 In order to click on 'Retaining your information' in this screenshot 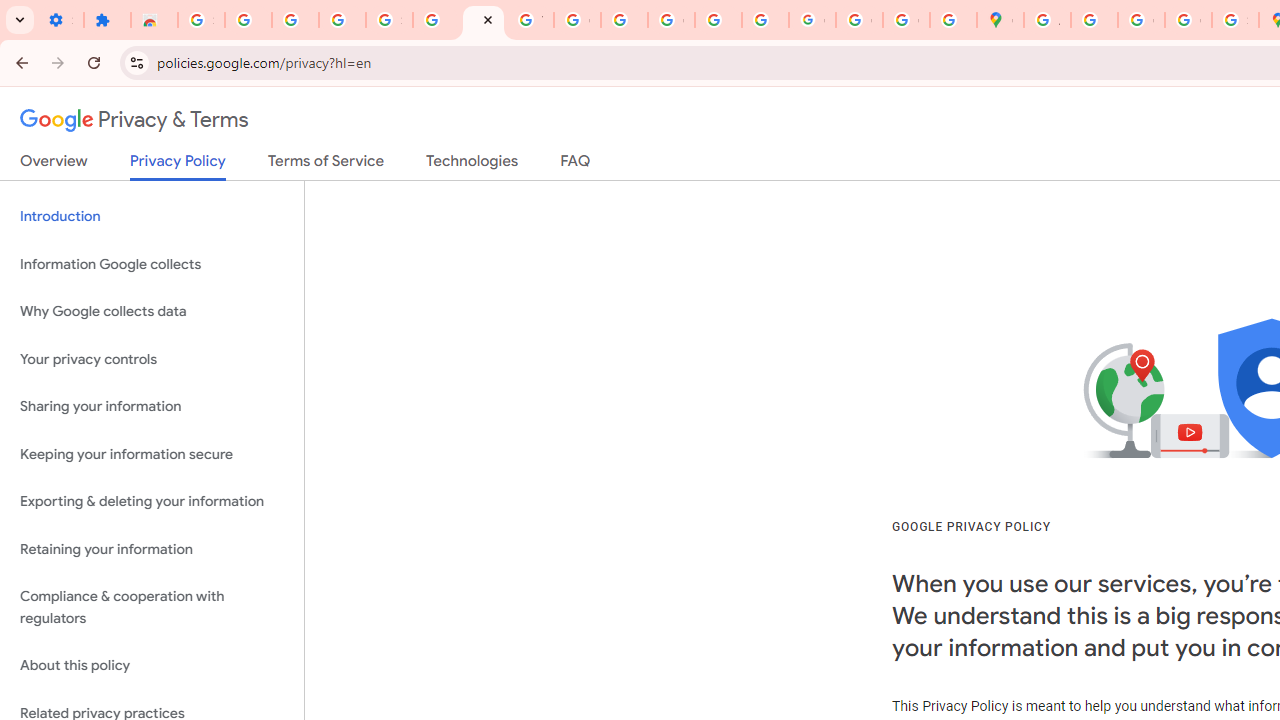, I will do `click(151, 549)`.